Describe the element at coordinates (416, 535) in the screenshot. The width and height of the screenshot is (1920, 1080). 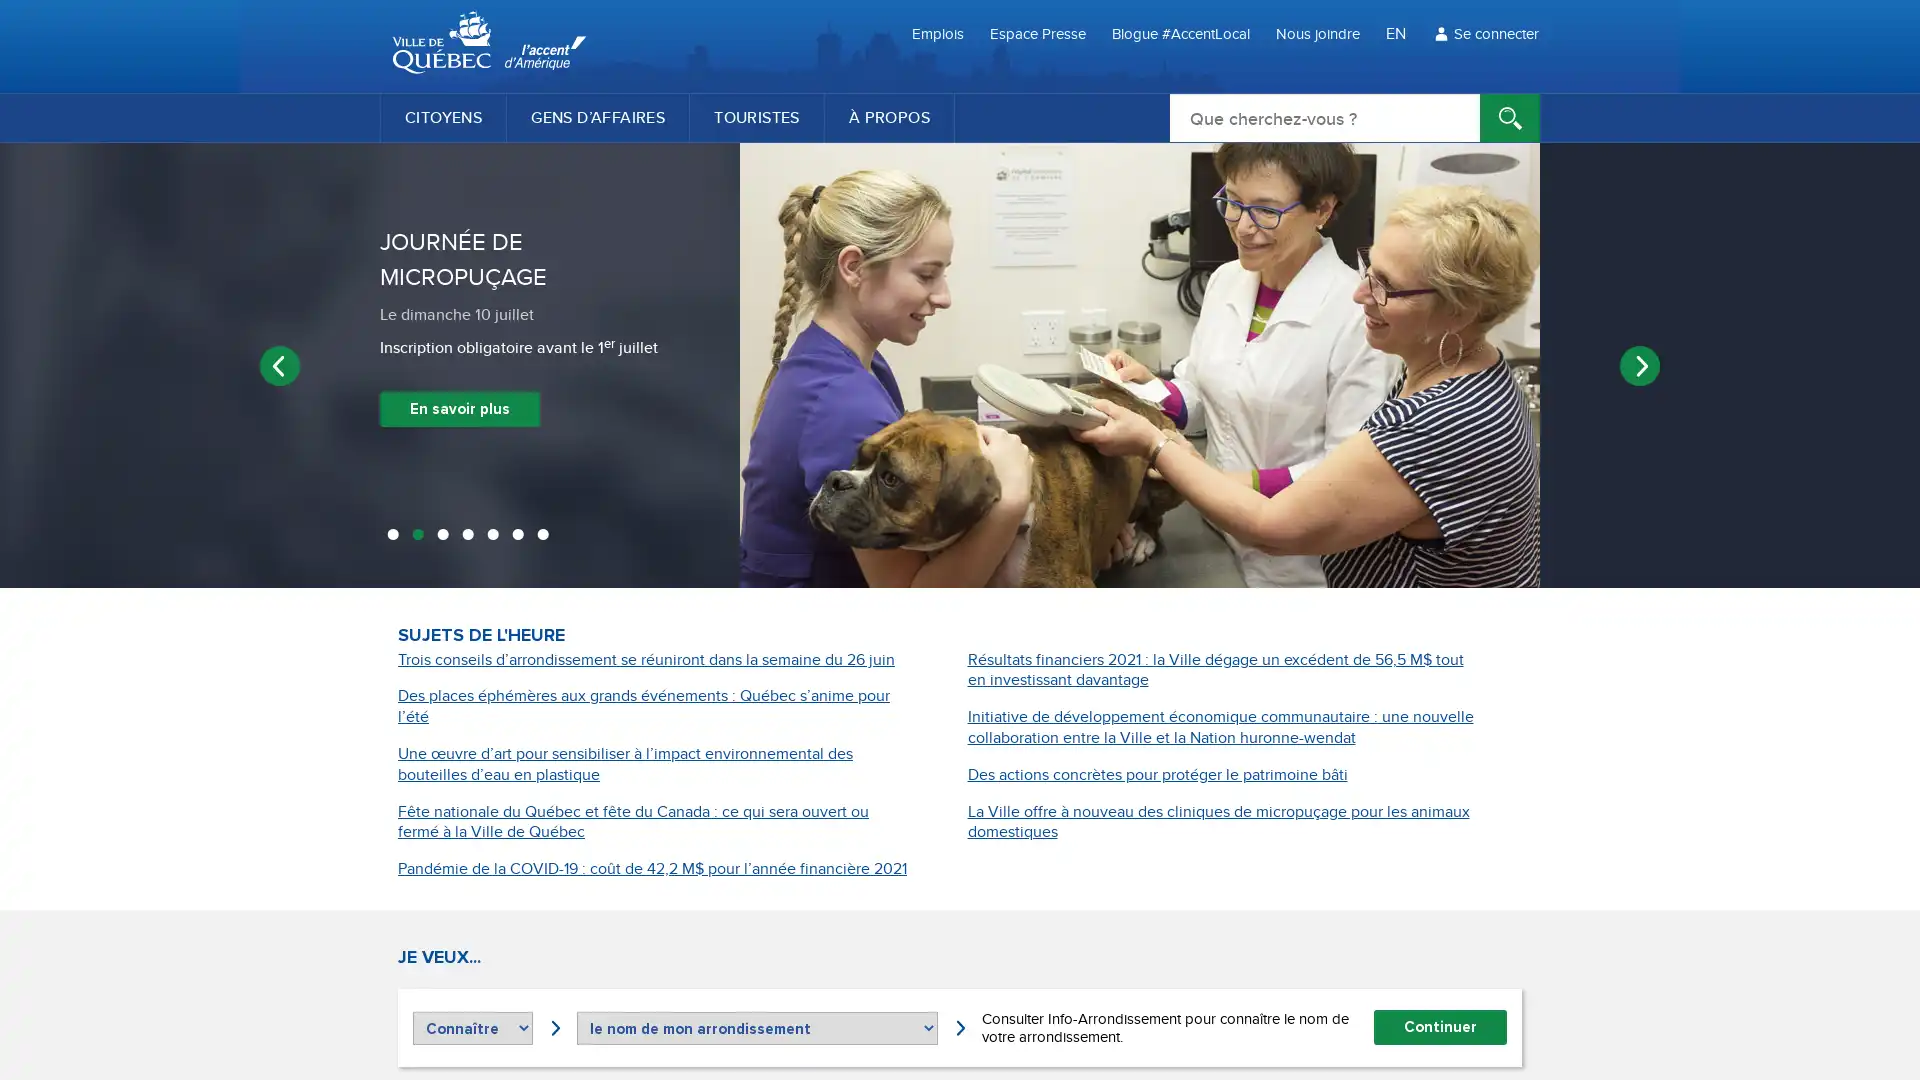
I see `Diapositive numero 2` at that location.